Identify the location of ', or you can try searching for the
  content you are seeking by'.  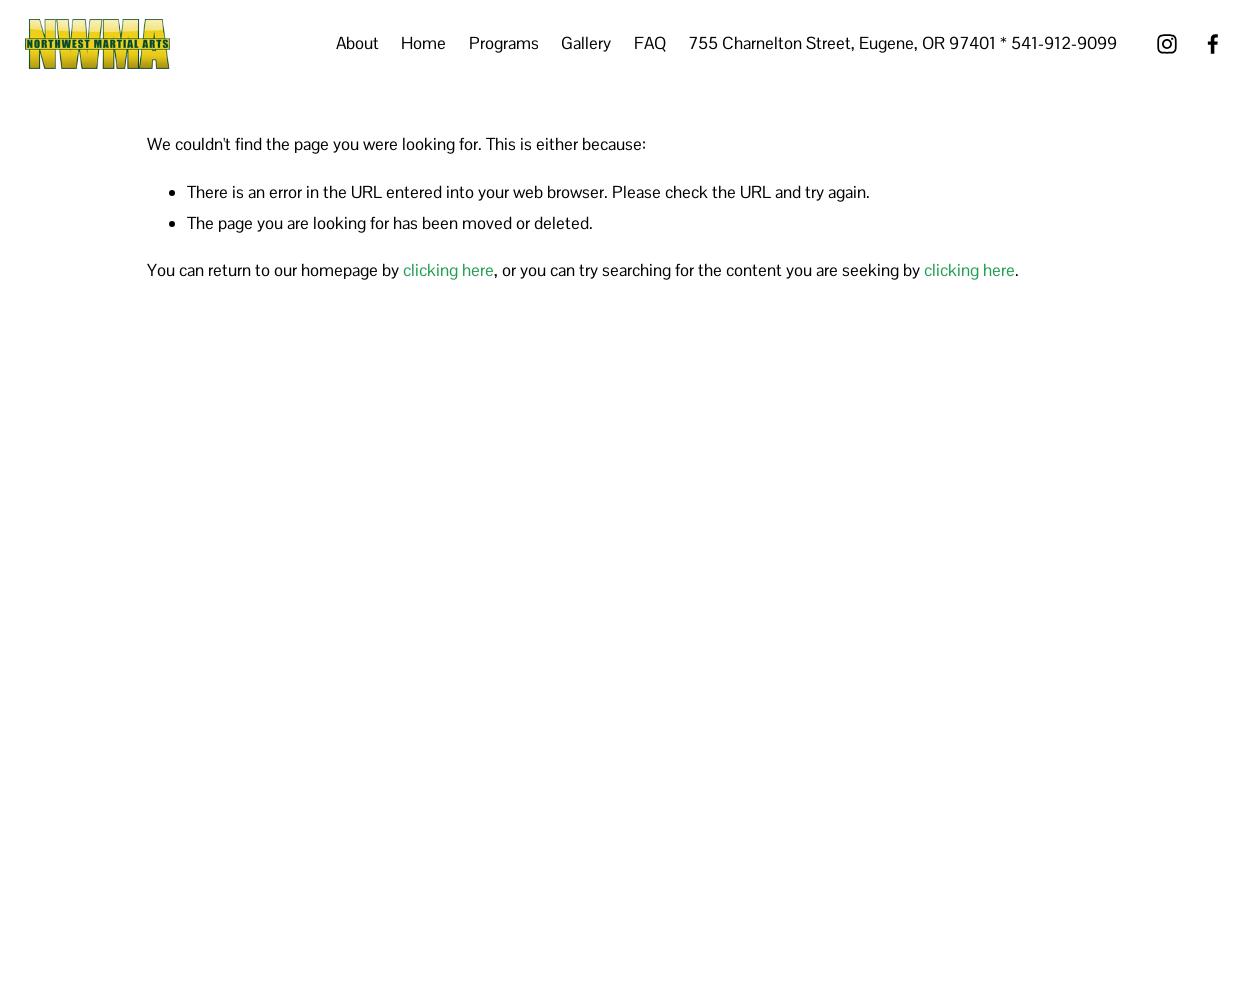
(708, 270).